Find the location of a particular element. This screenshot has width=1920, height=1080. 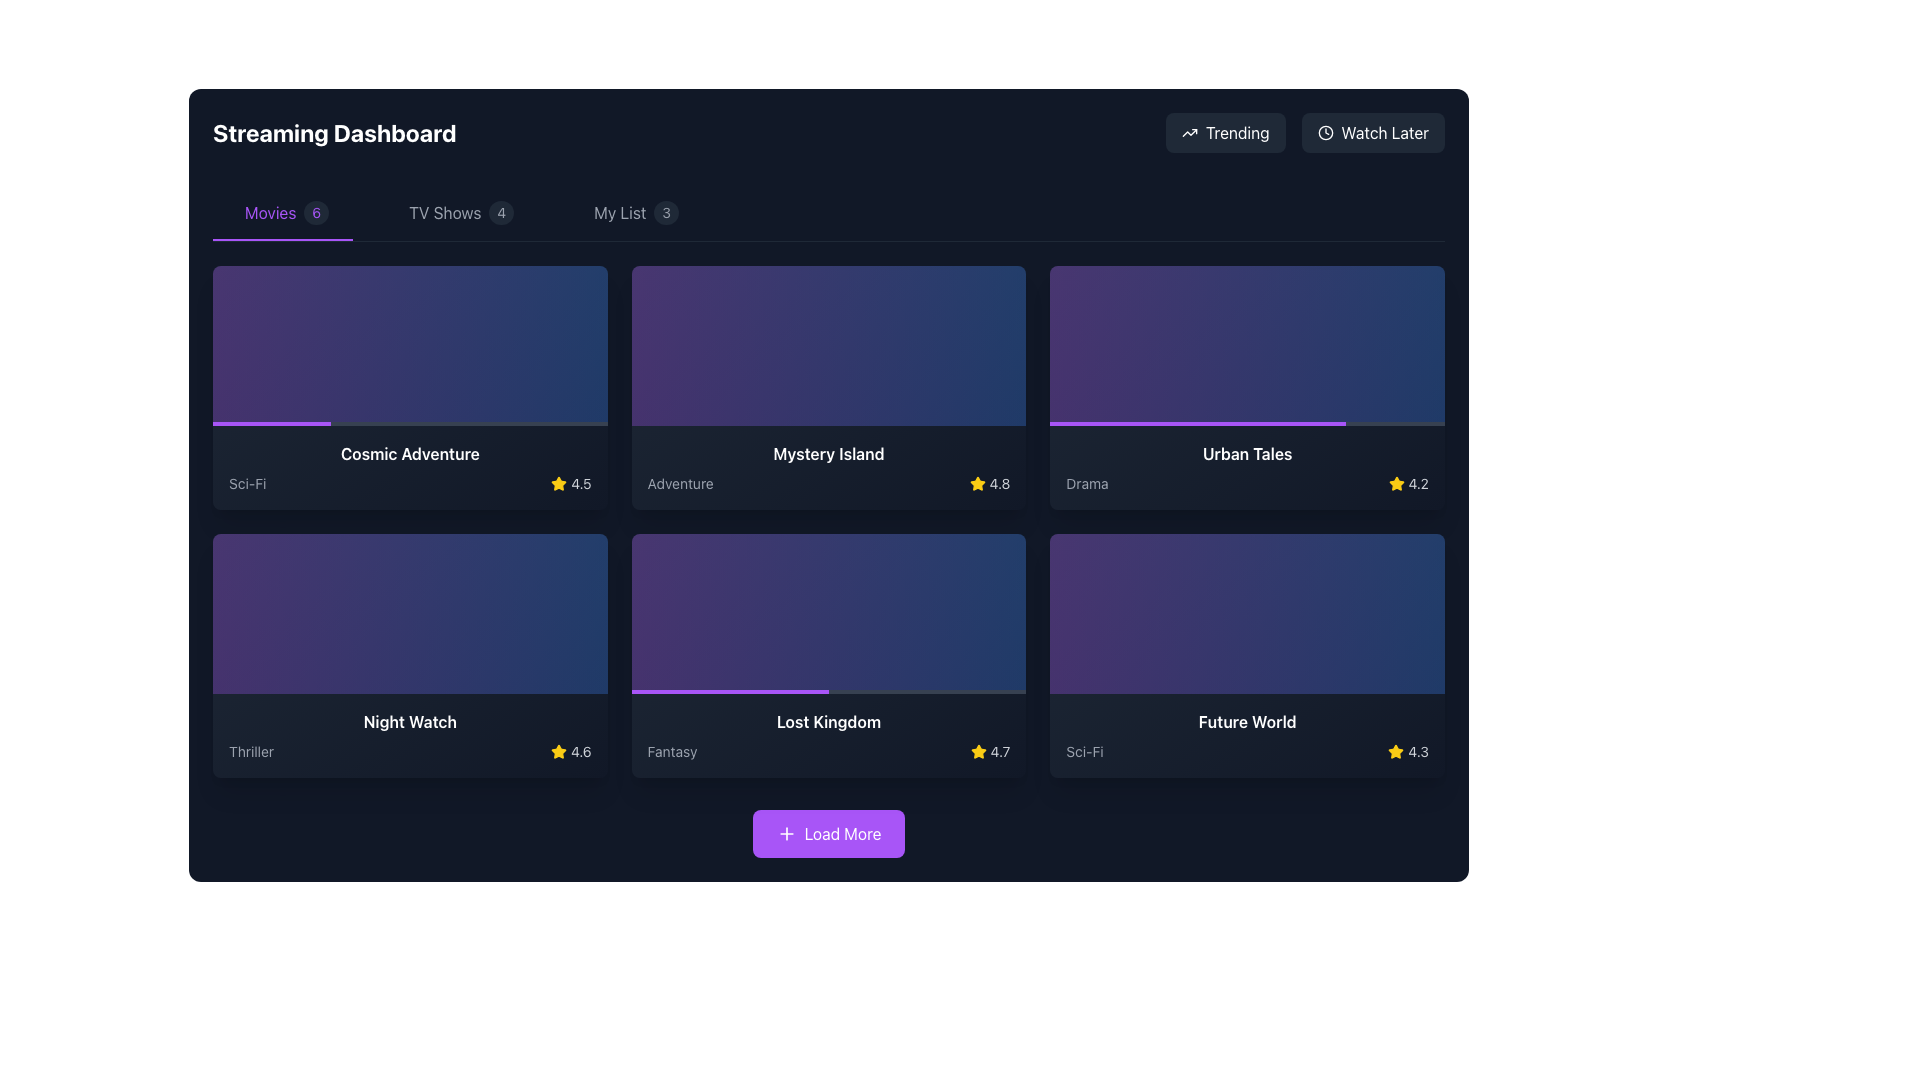

the purple progress bar segment that represents 75% progress within the progress bar on the 'Urban Tales' card in the second row, first column of the dashboard is located at coordinates (1198, 423).